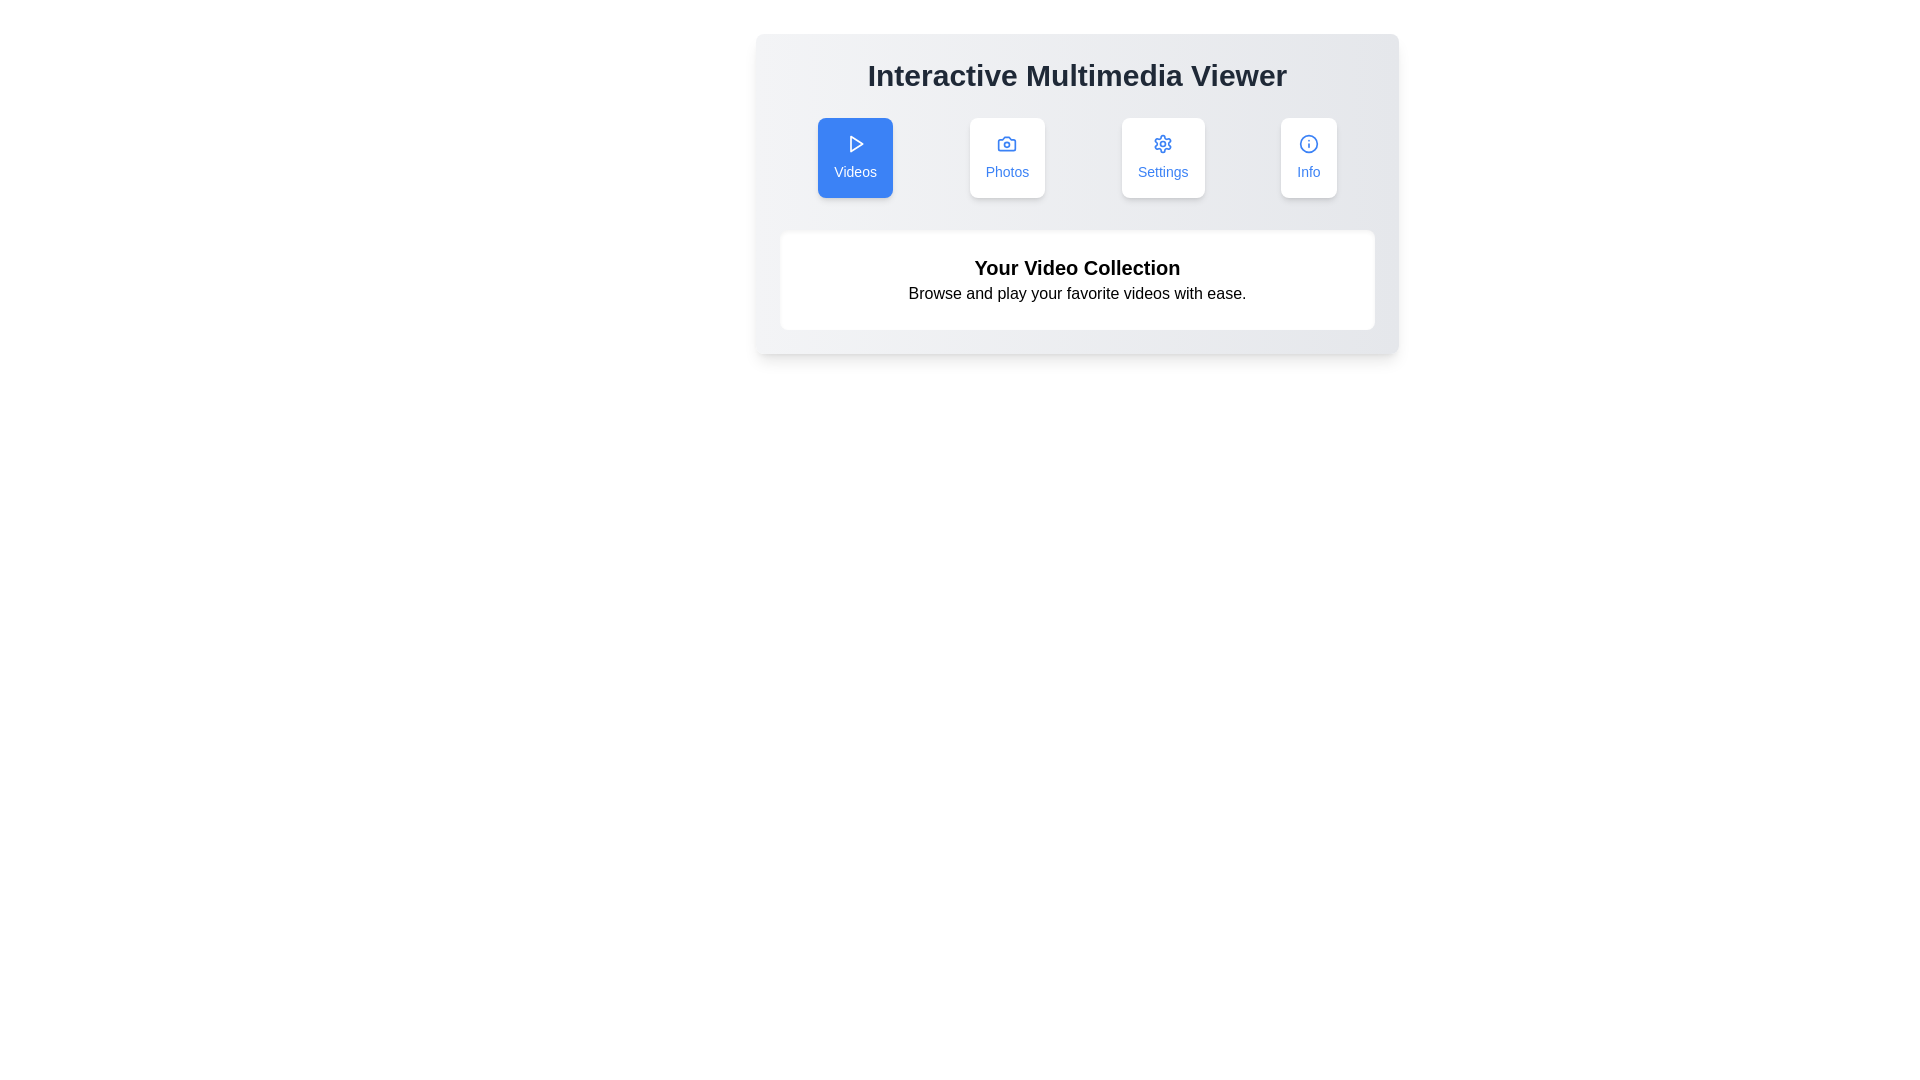 Image resolution: width=1920 pixels, height=1080 pixels. I want to click on the text block containing the title 'Your Video Collection' and the description 'Browse and play your favorite videos with ease.', so click(1076, 280).